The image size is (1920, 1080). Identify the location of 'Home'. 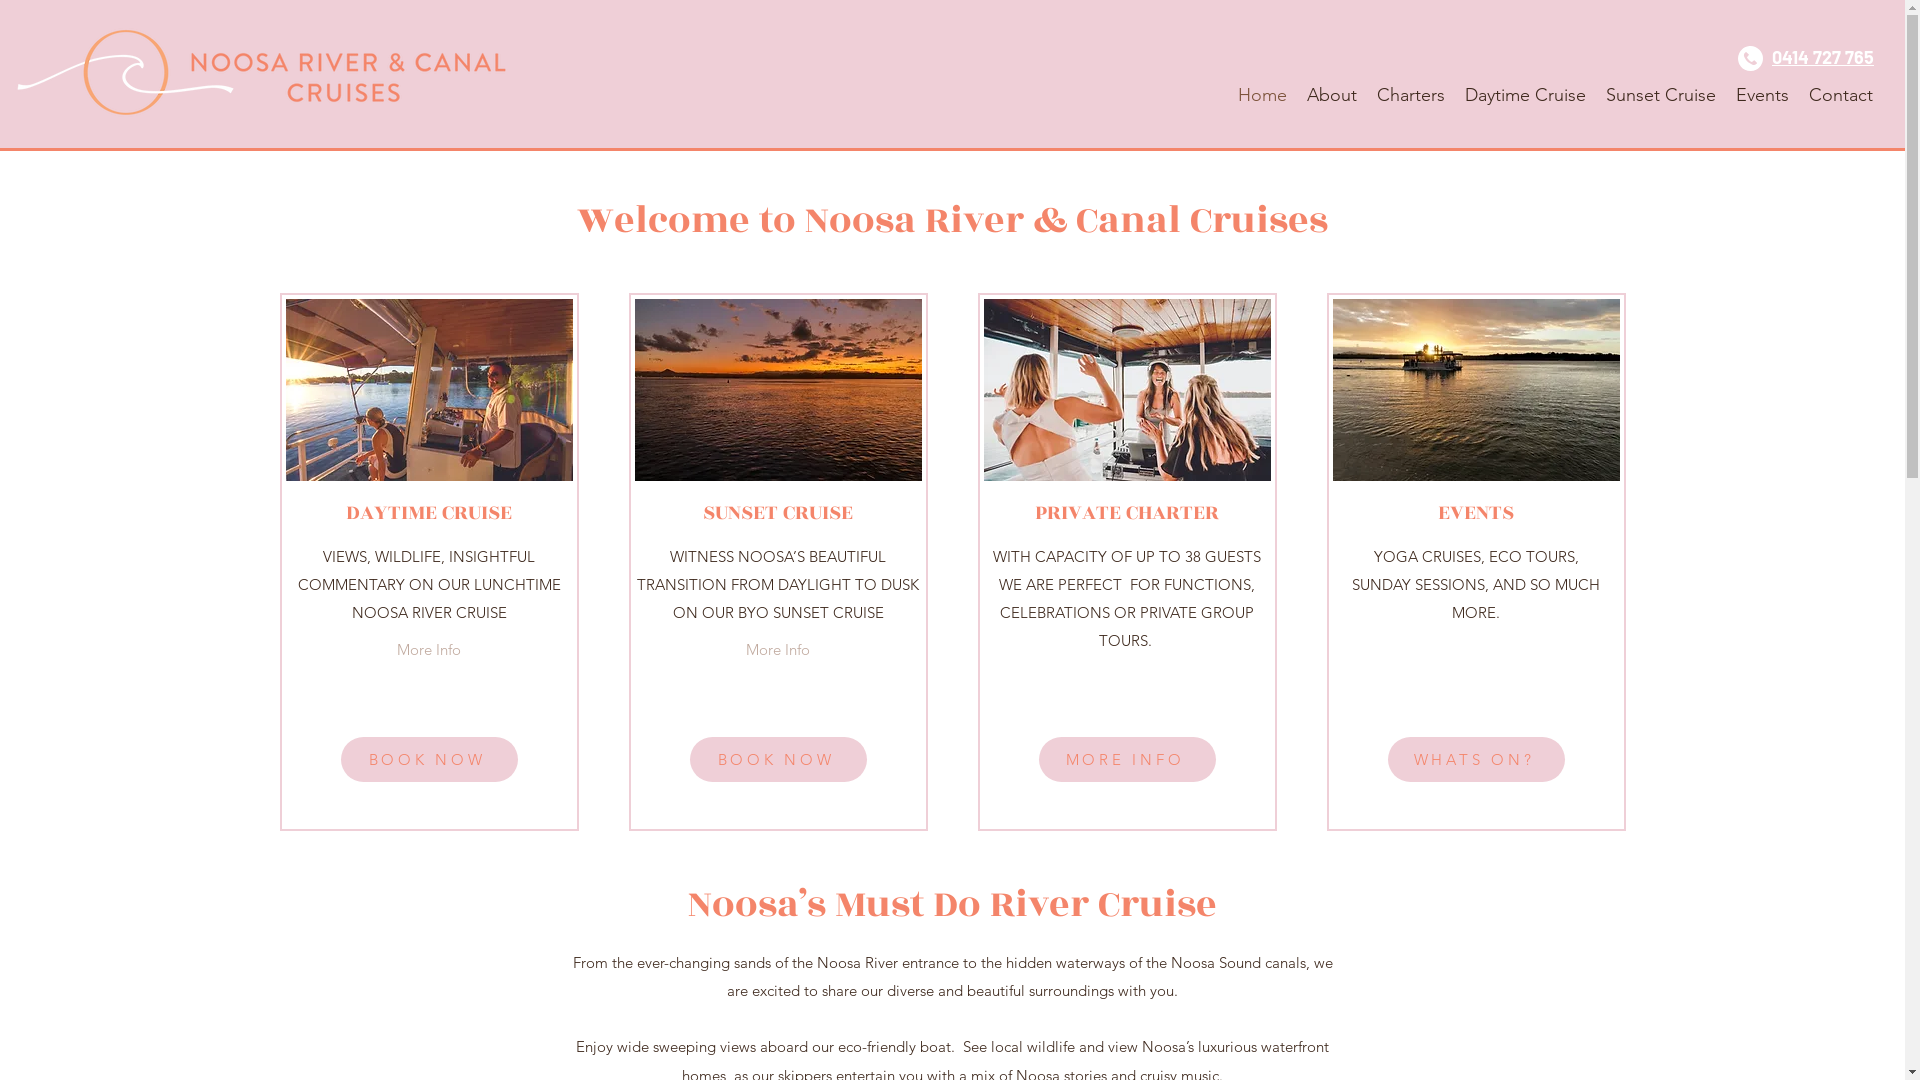
(1261, 93).